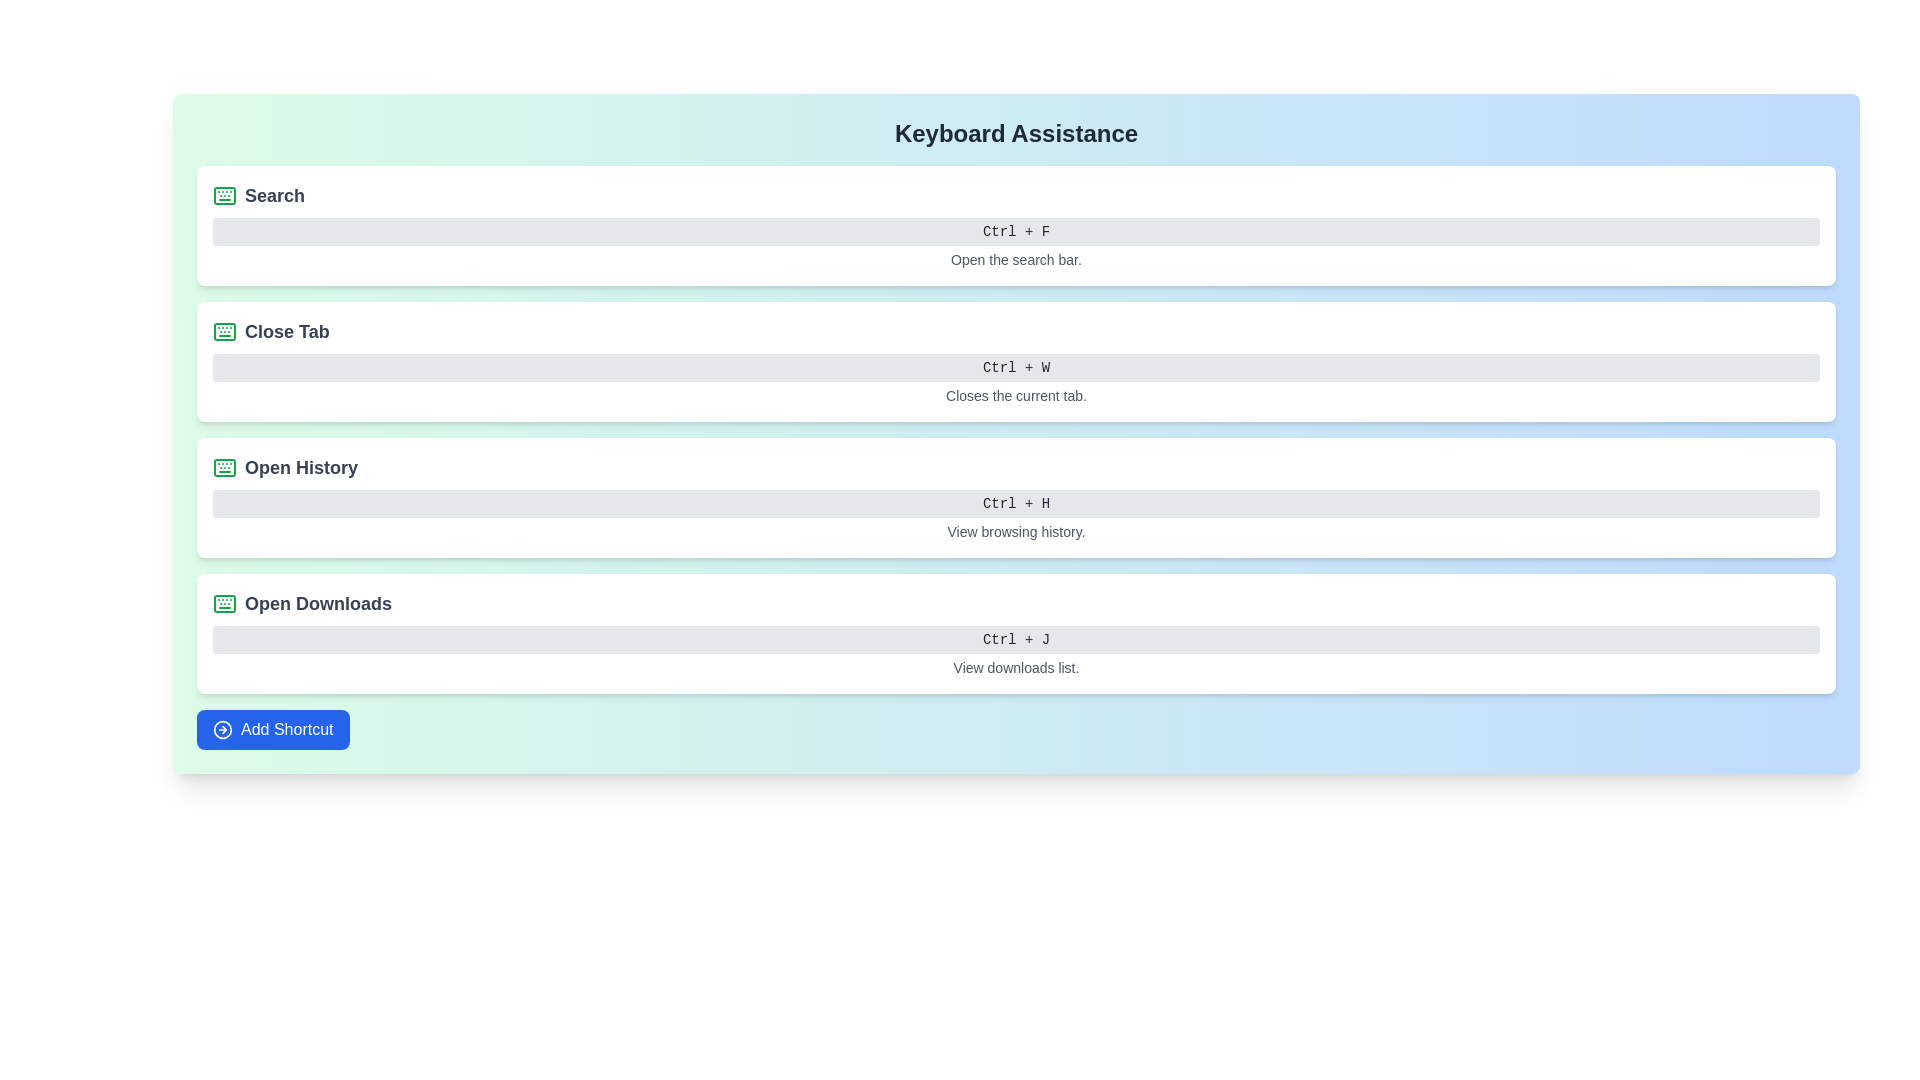 The height and width of the screenshot is (1080, 1920). Describe the element at coordinates (1016, 396) in the screenshot. I see `the description text that clarifies the function of the shortcut 'Ctrl + W' for closing the current tab, which is located underneath the title 'Close Tab'` at that location.